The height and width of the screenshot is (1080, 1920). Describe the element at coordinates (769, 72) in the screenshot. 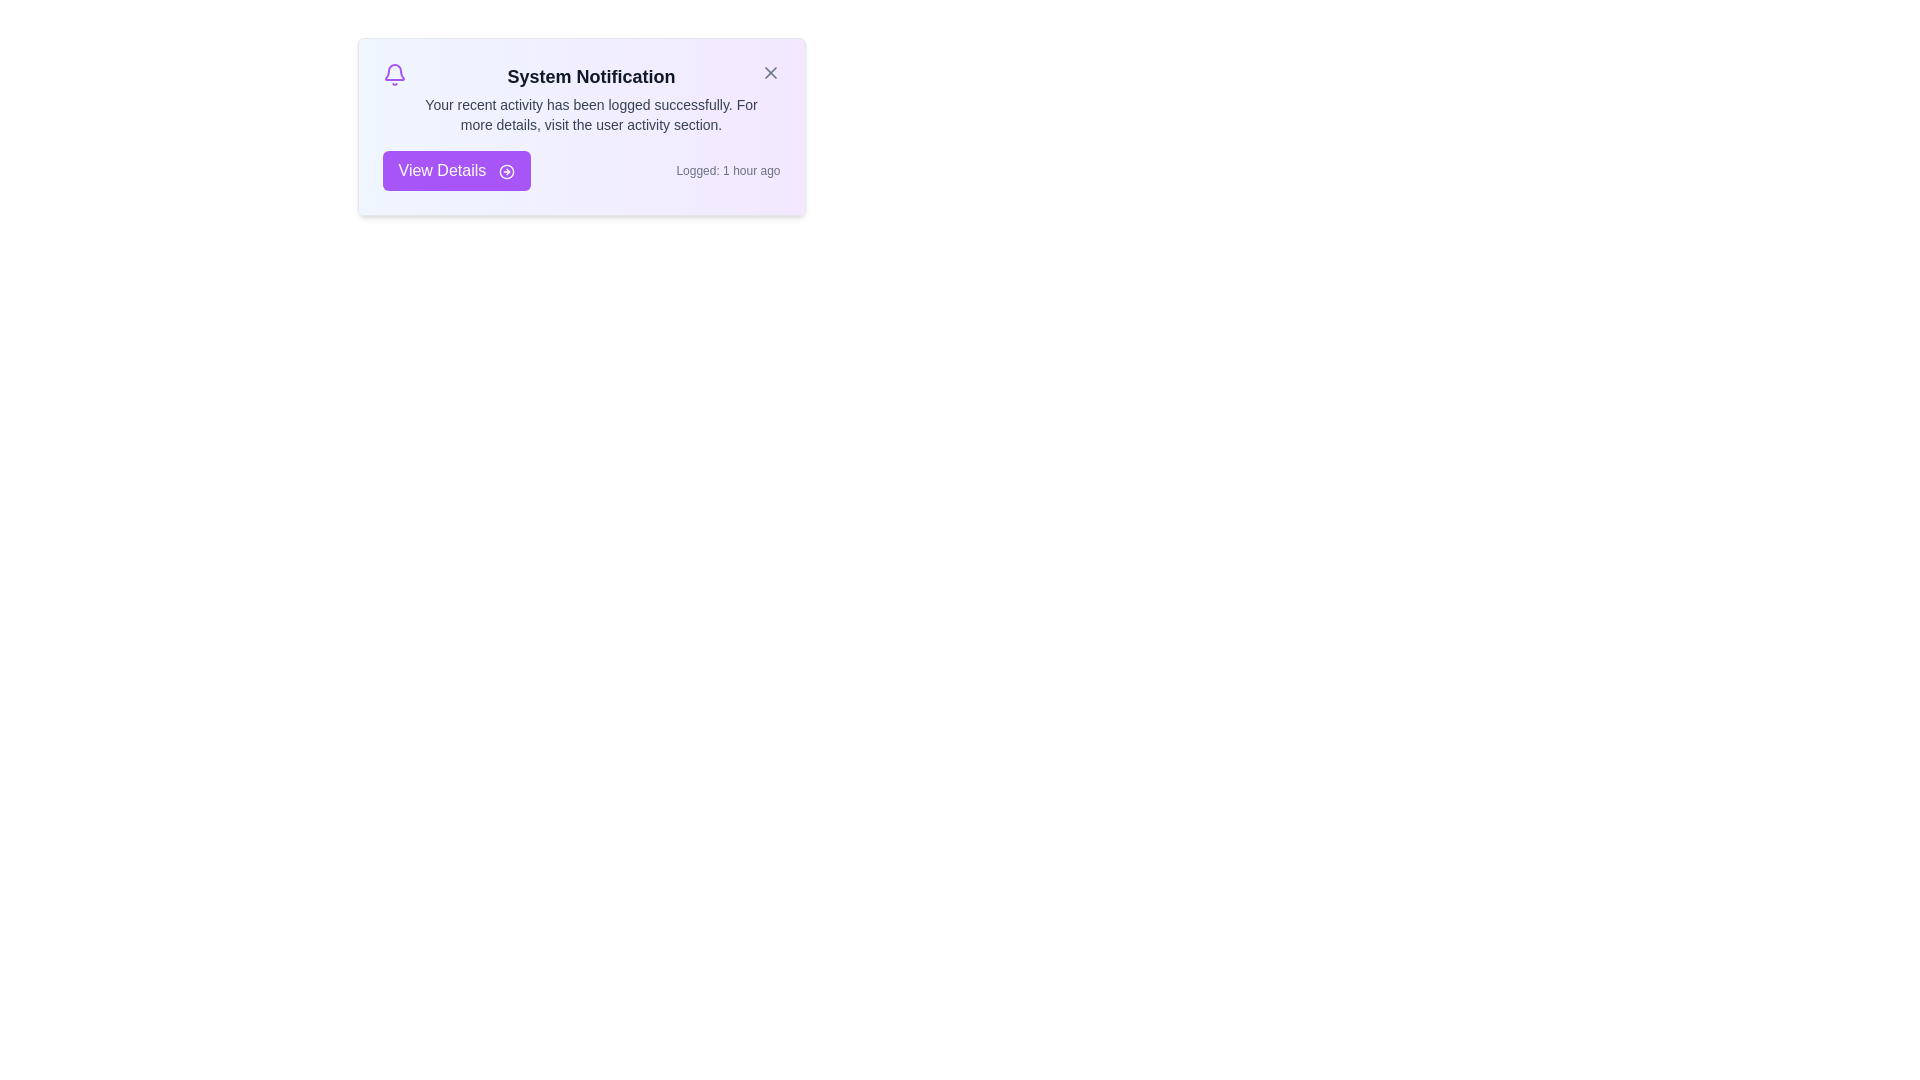

I see `the close button to dismiss the notification` at that location.